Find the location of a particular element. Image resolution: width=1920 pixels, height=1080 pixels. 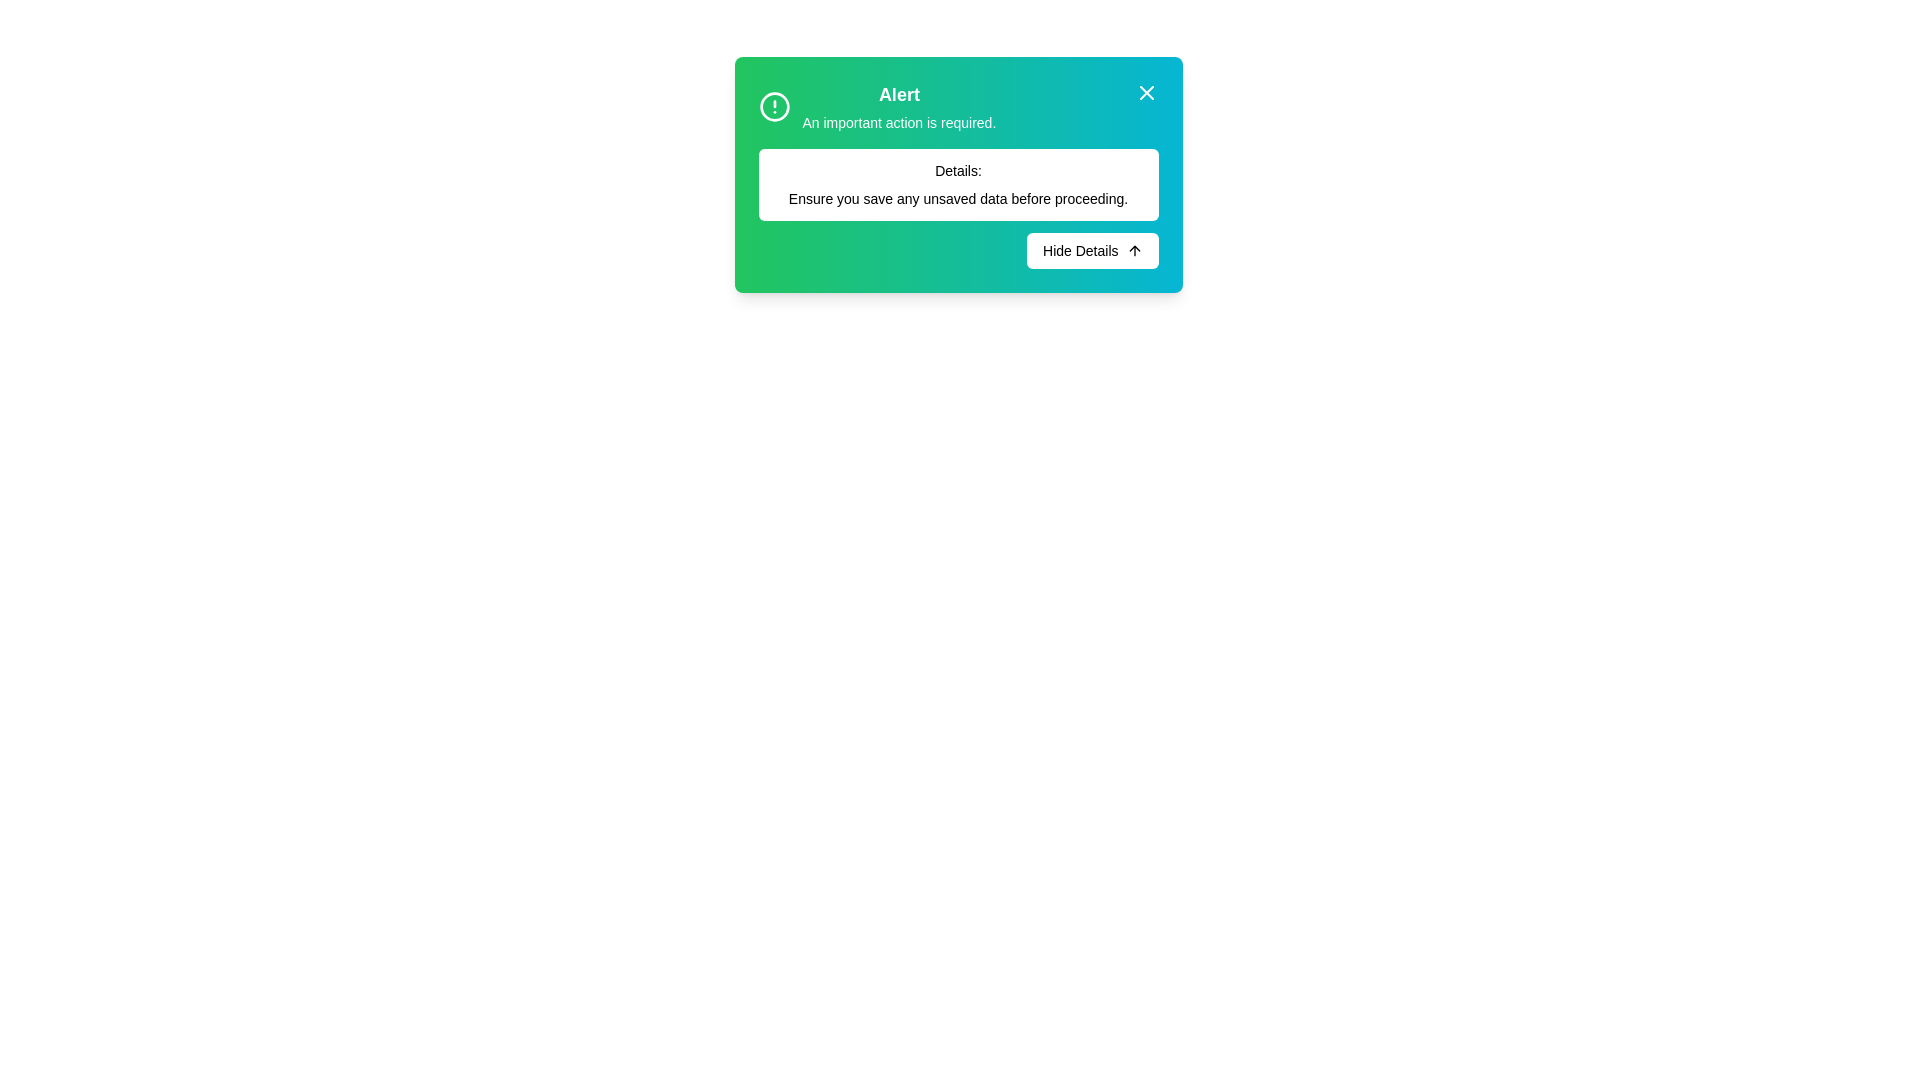

the prominently displayed 'Alert' text label, which is bold and slightly enlarged, located near the top-center of the main dialog box is located at coordinates (898, 95).